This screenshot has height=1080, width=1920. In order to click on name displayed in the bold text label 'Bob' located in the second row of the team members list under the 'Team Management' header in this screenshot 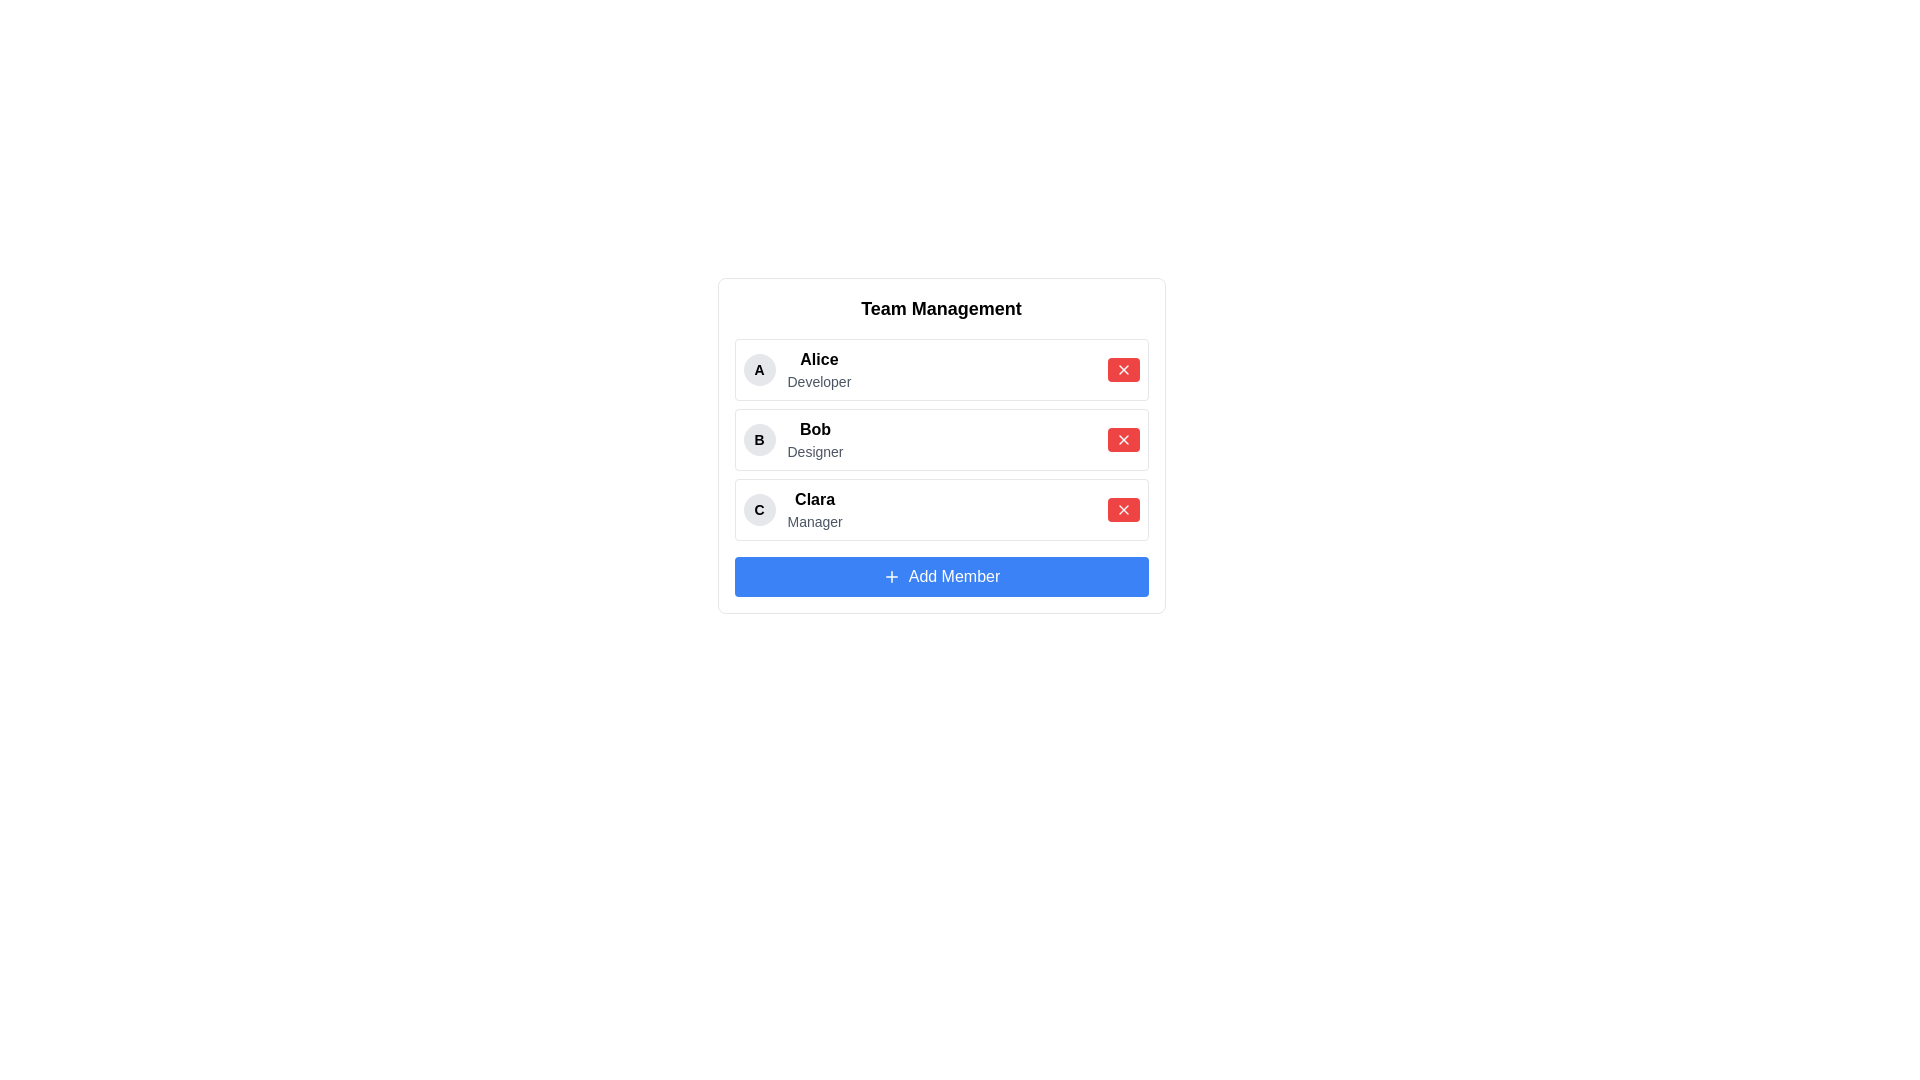, I will do `click(815, 428)`.